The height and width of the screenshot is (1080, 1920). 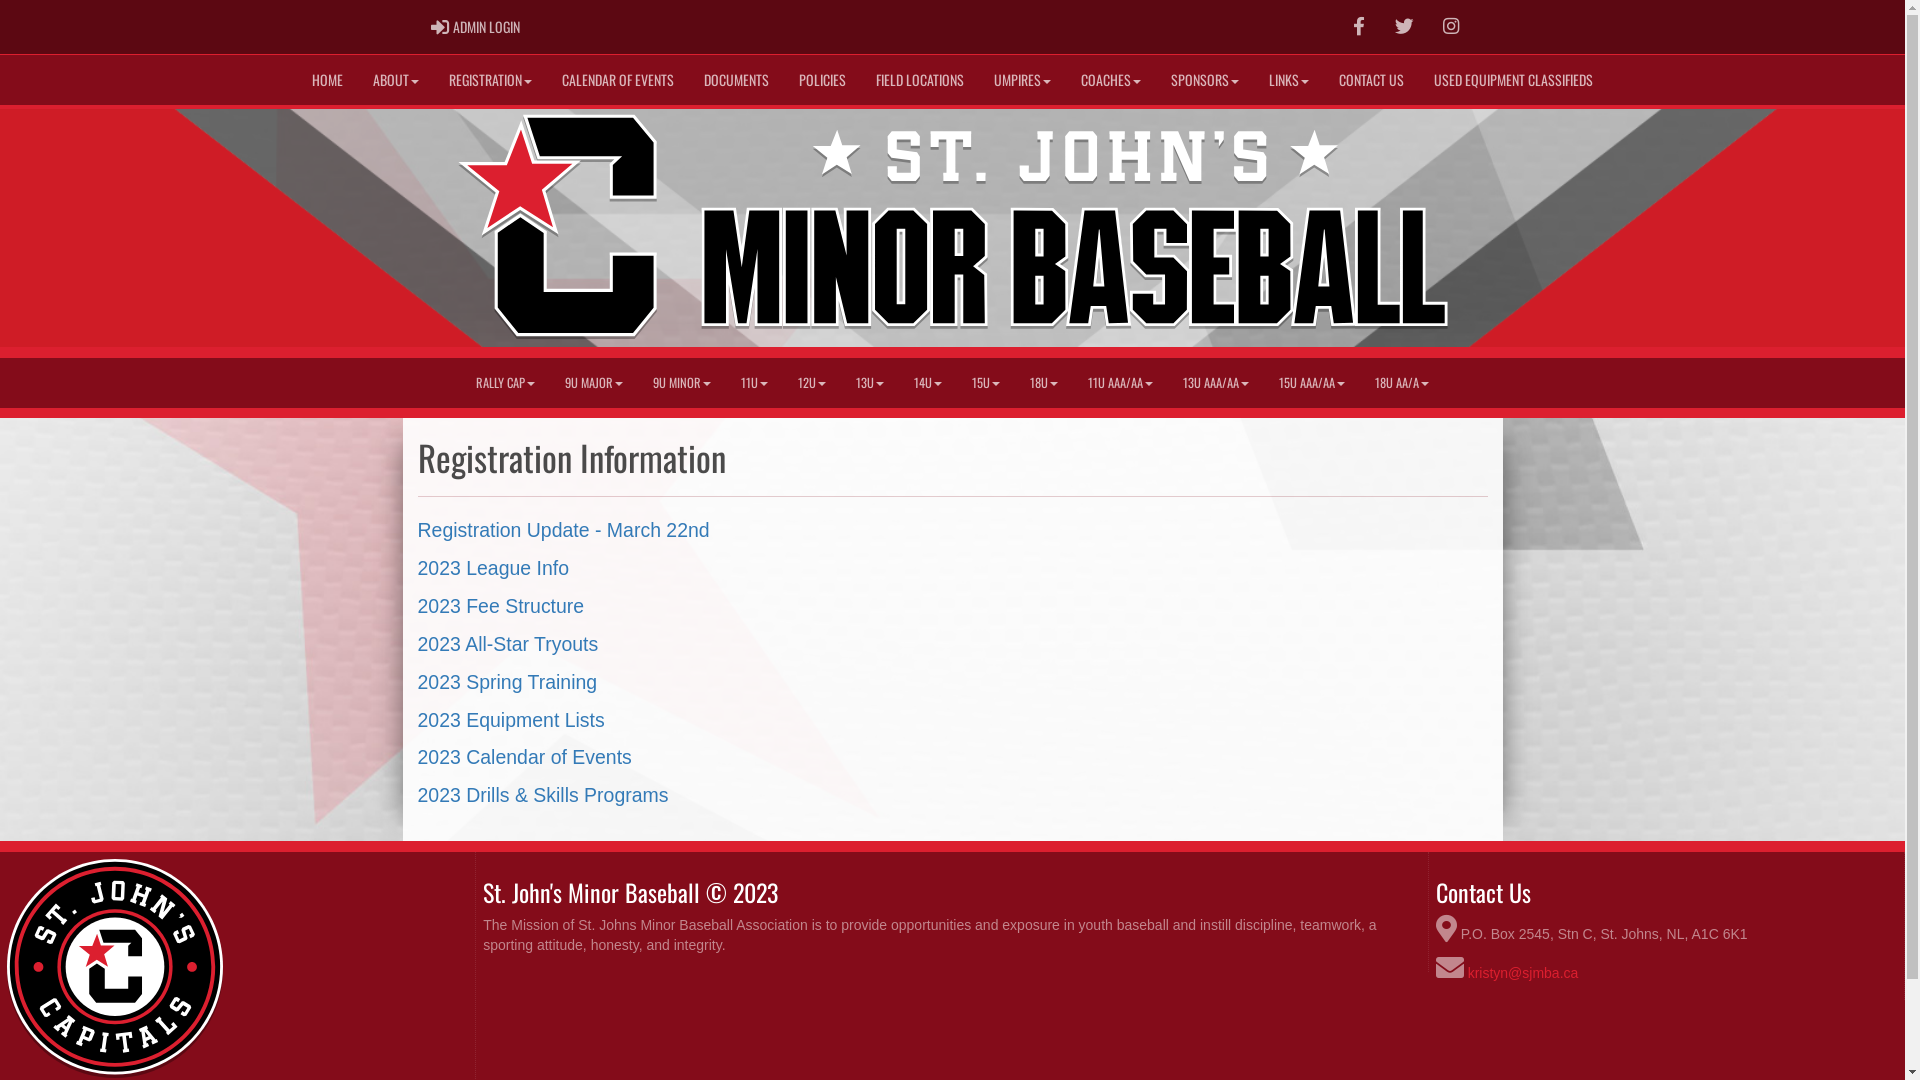 I want to click on 'COACHES', so click(x=1109, y=79).